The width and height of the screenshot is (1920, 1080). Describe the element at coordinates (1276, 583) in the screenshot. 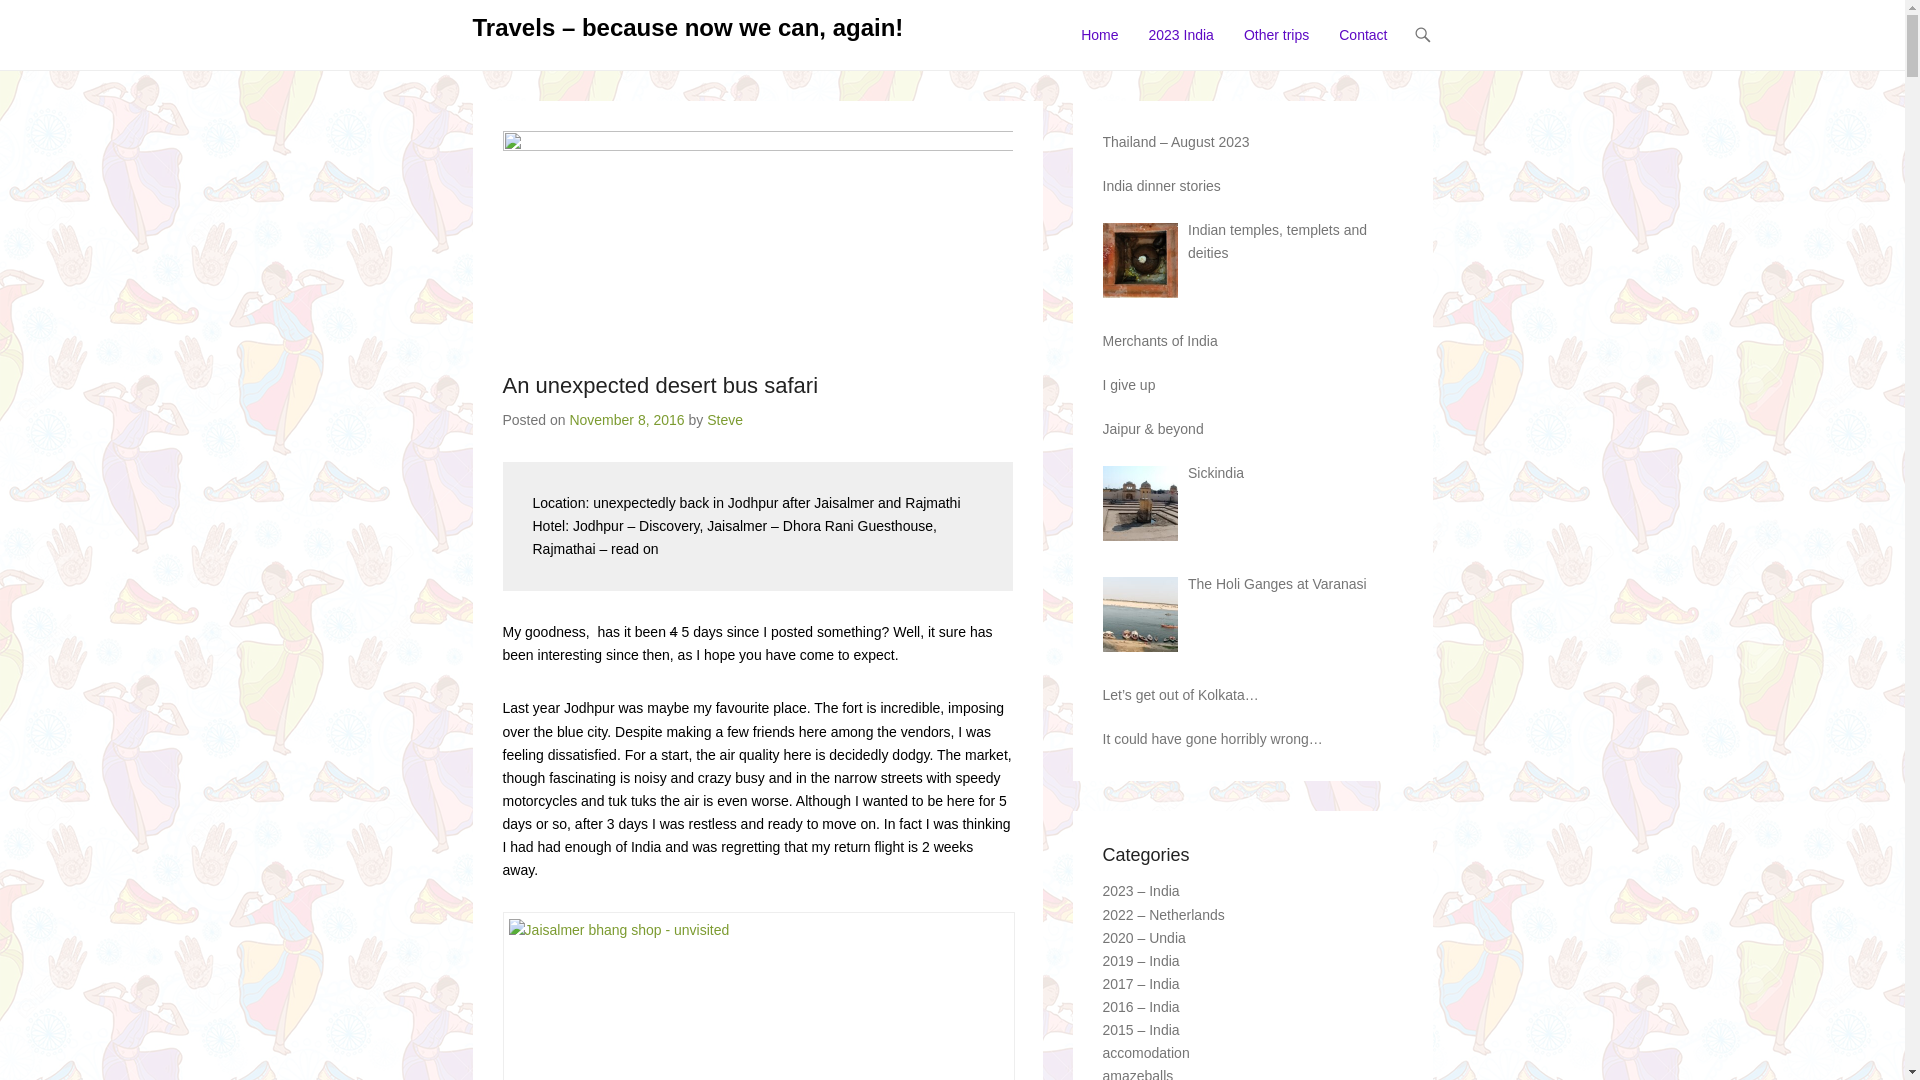

I see `'The Holi Ganges at Varanasi'` at that location.